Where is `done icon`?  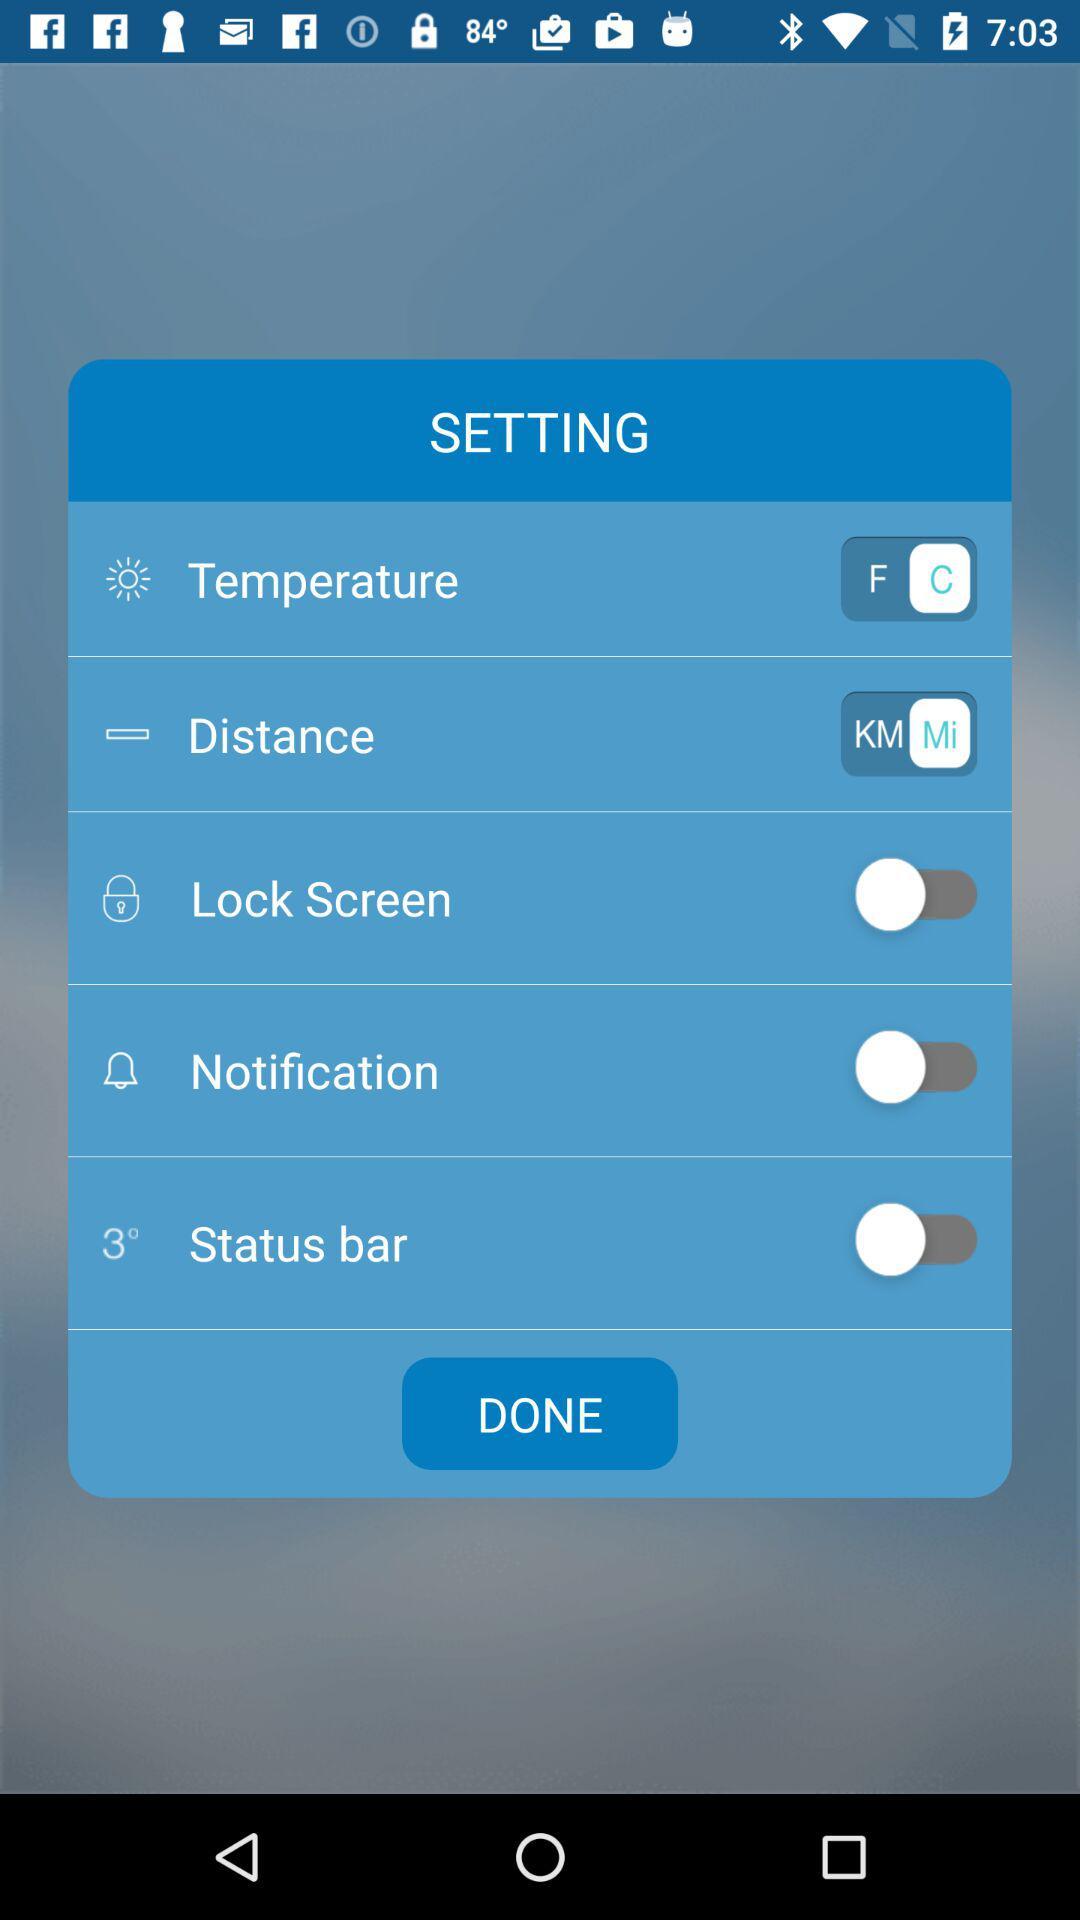
done icon is located at coordinates (540, 1412).